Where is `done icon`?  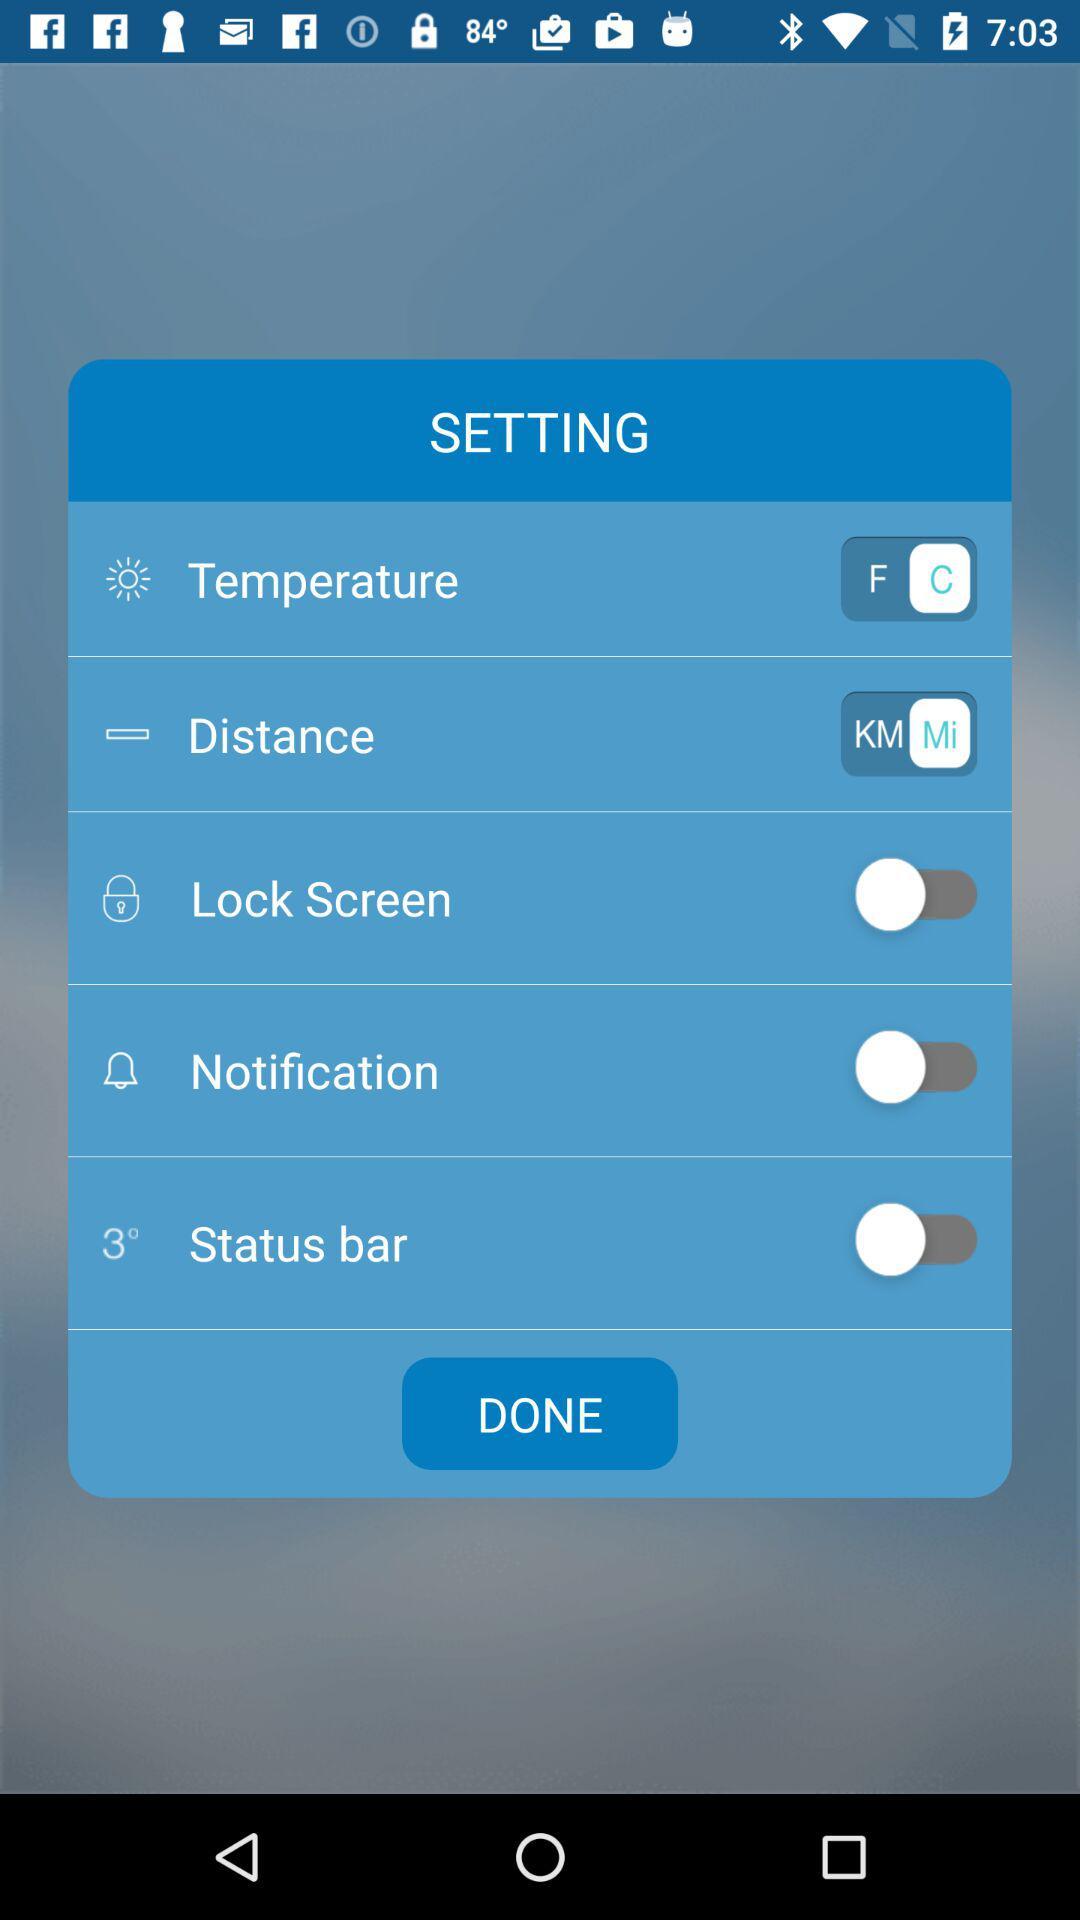
done icon is located at coordinates (540, 1412).